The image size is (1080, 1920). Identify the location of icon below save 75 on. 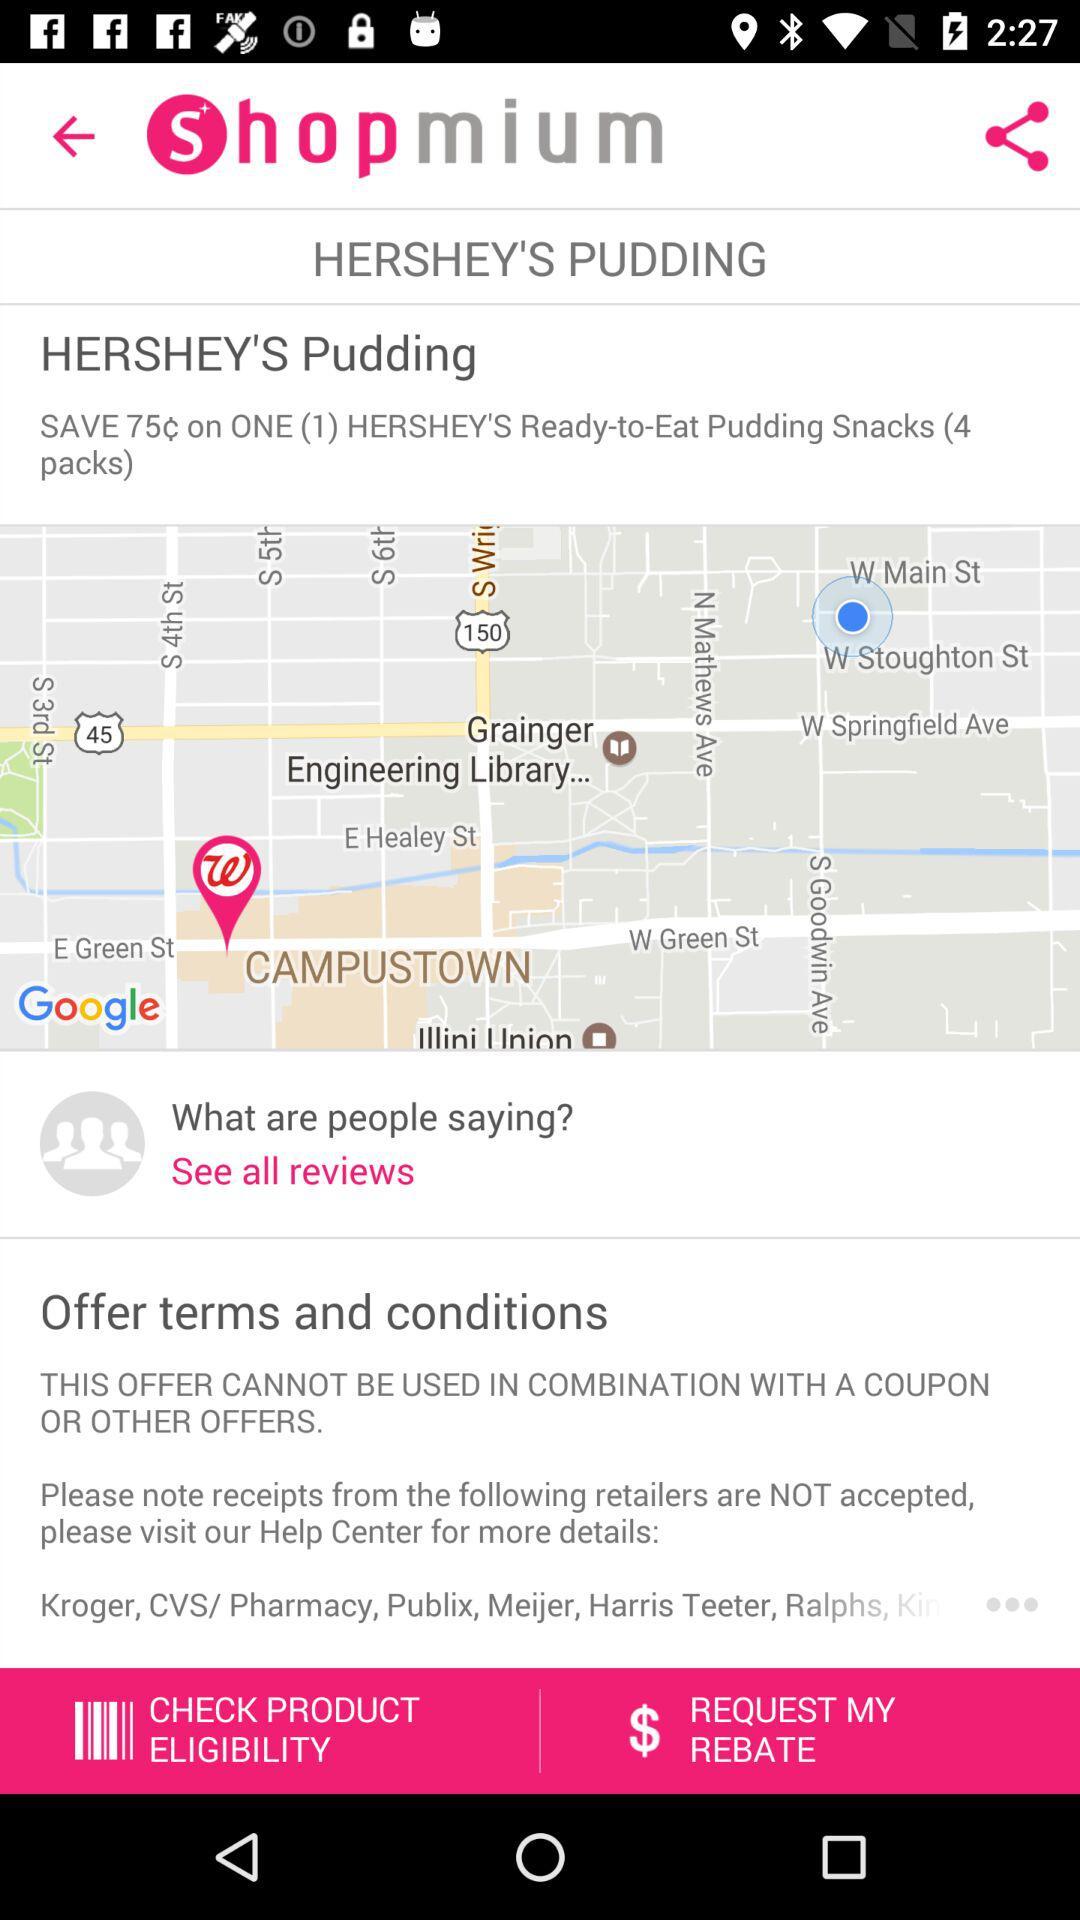
(540, 787).